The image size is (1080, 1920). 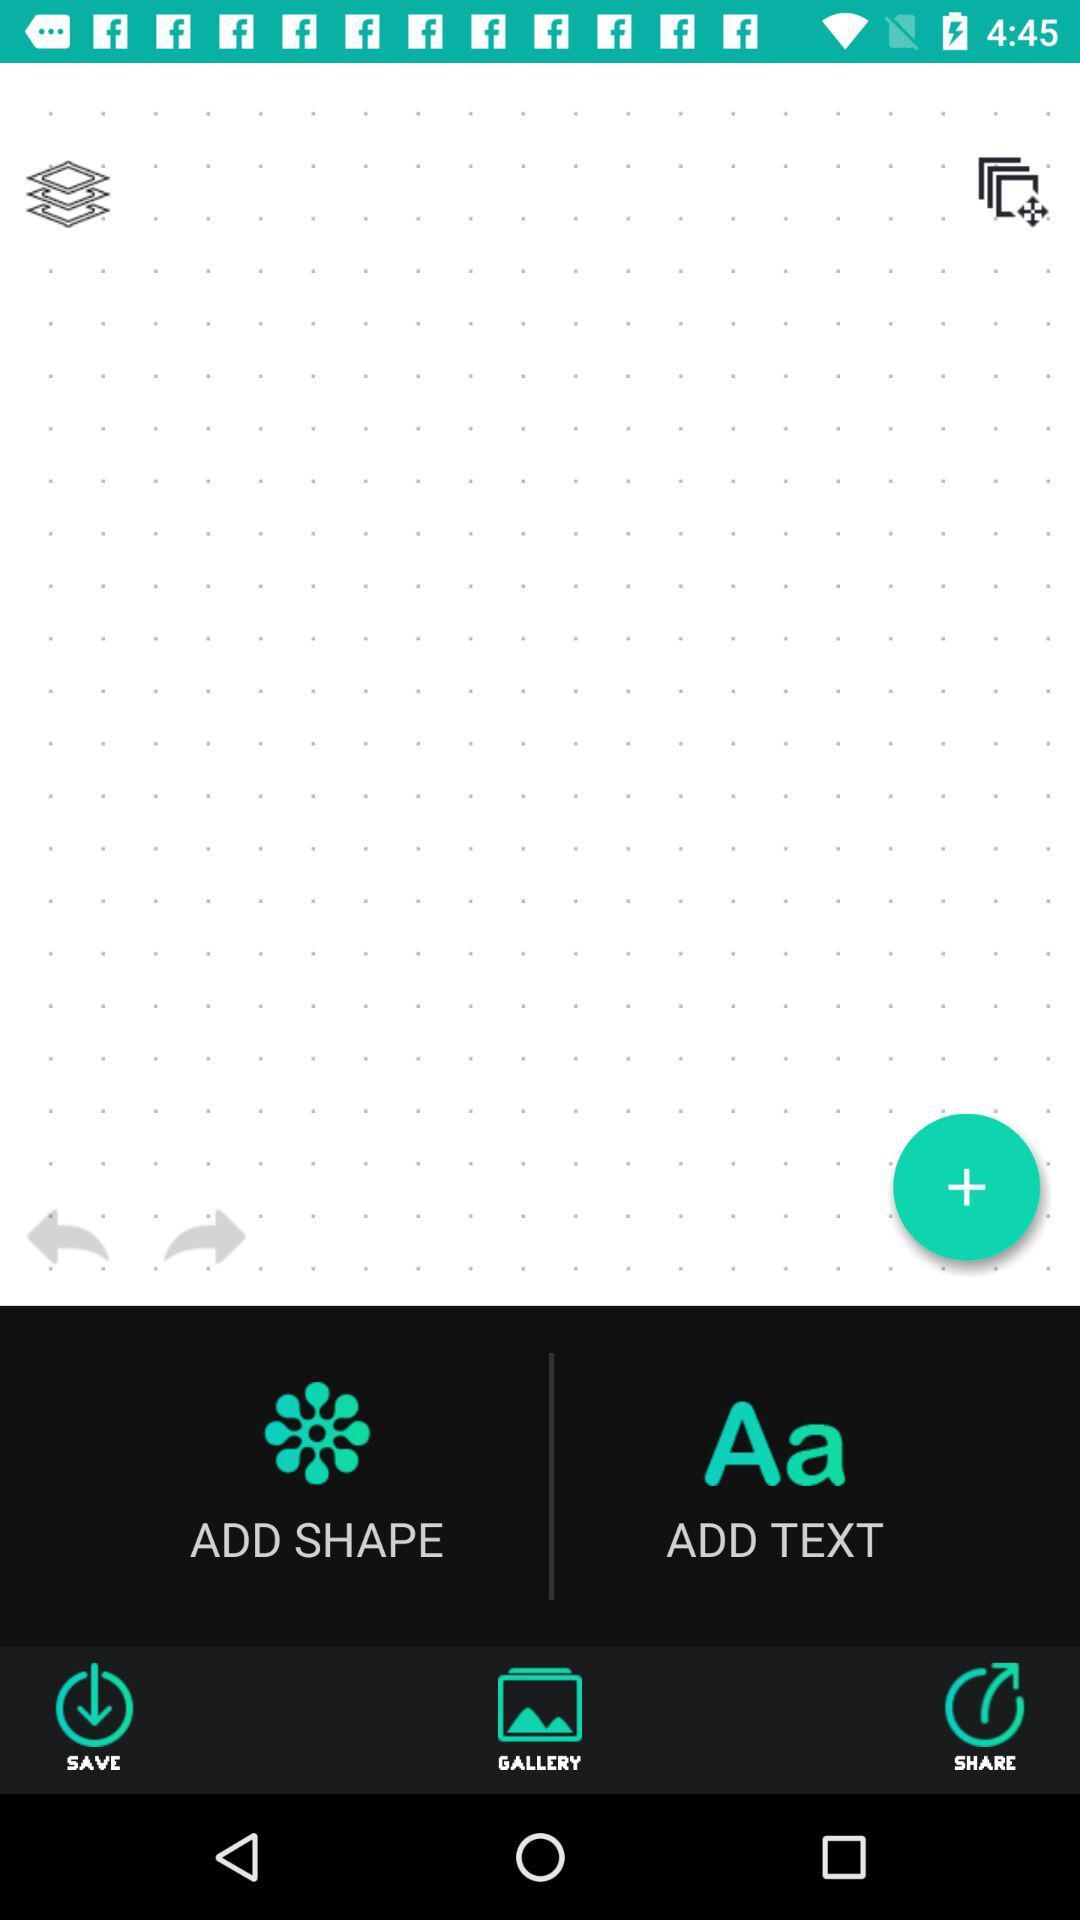 What do you see at coordinates (965, 1187) in the screenshot?
I see `the icon above the add text icon` at bounding box center [965, 1187].